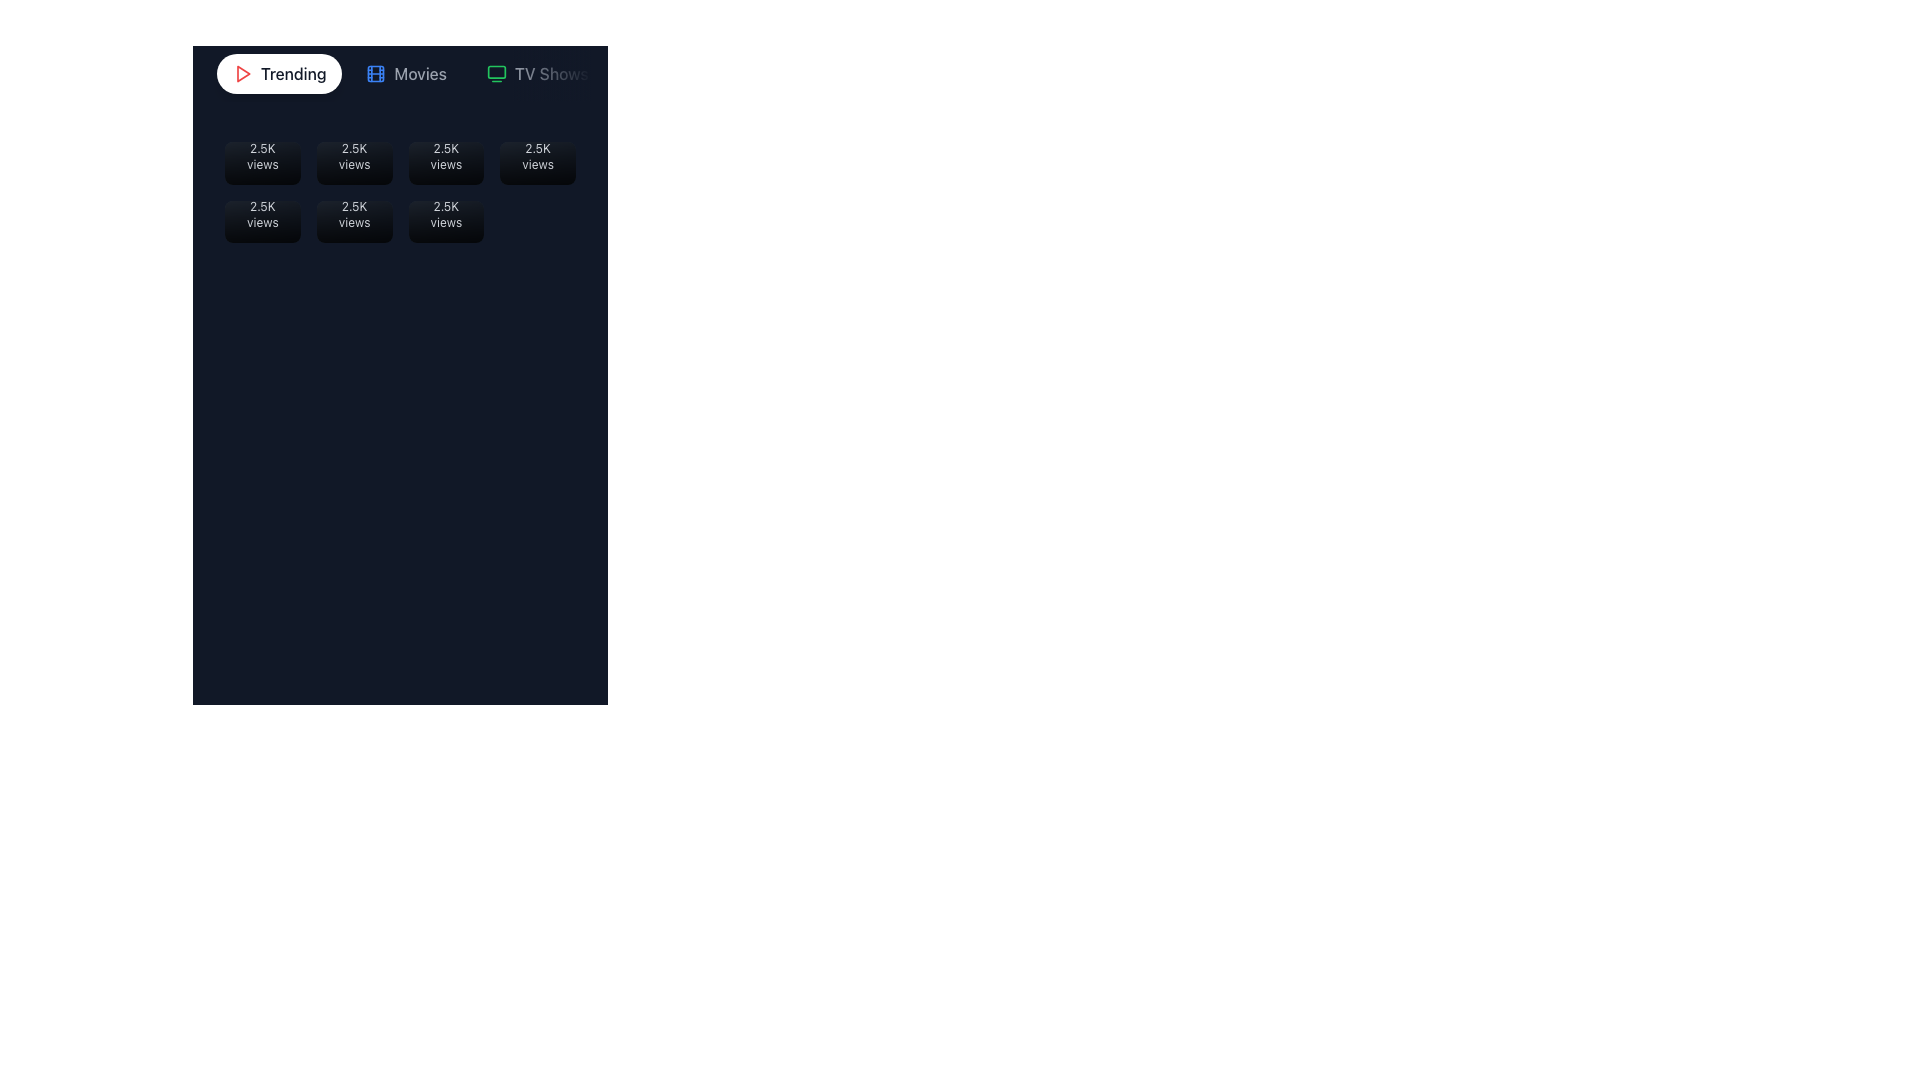  What do you see at coordinates (445, 145) in the screenshot?
I see `the text label displaying '2.5K views', which is the second item in the top row of a 3x2 grid, located below the dark blue navigation bar` at bounding box center [445, 145].